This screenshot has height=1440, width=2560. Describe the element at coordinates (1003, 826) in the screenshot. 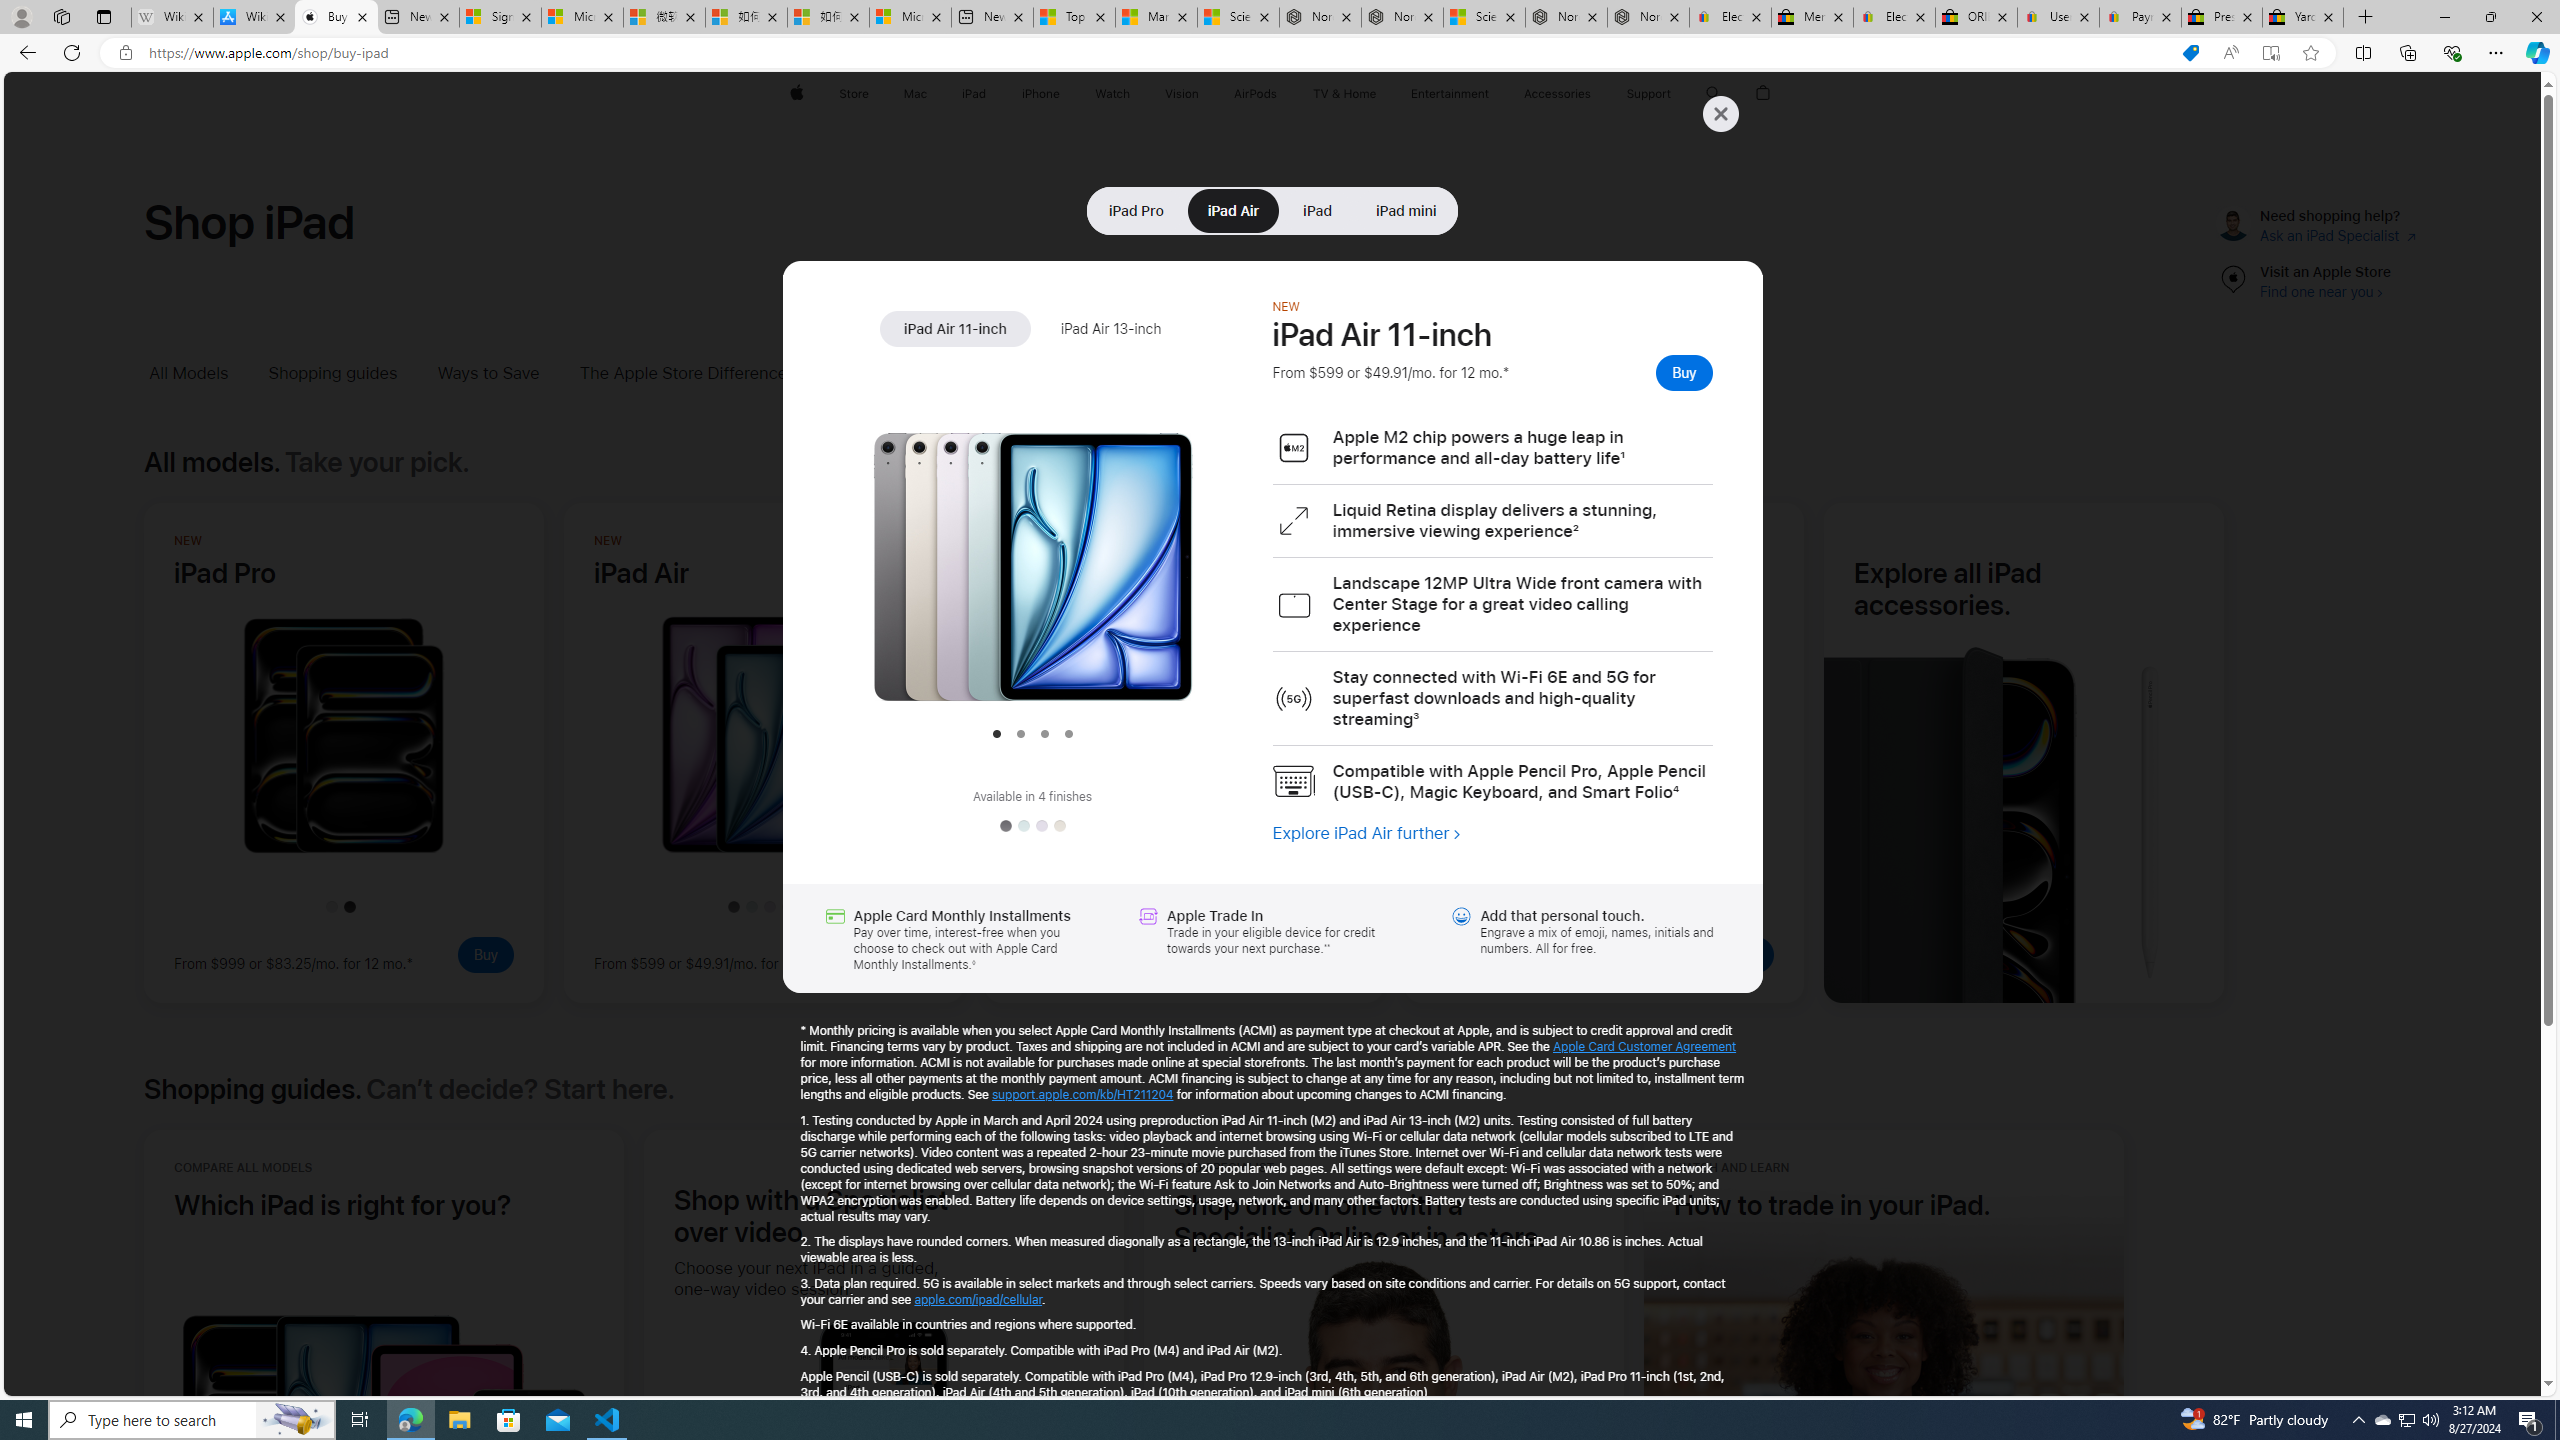

I see `'Space Gray'` at that location.